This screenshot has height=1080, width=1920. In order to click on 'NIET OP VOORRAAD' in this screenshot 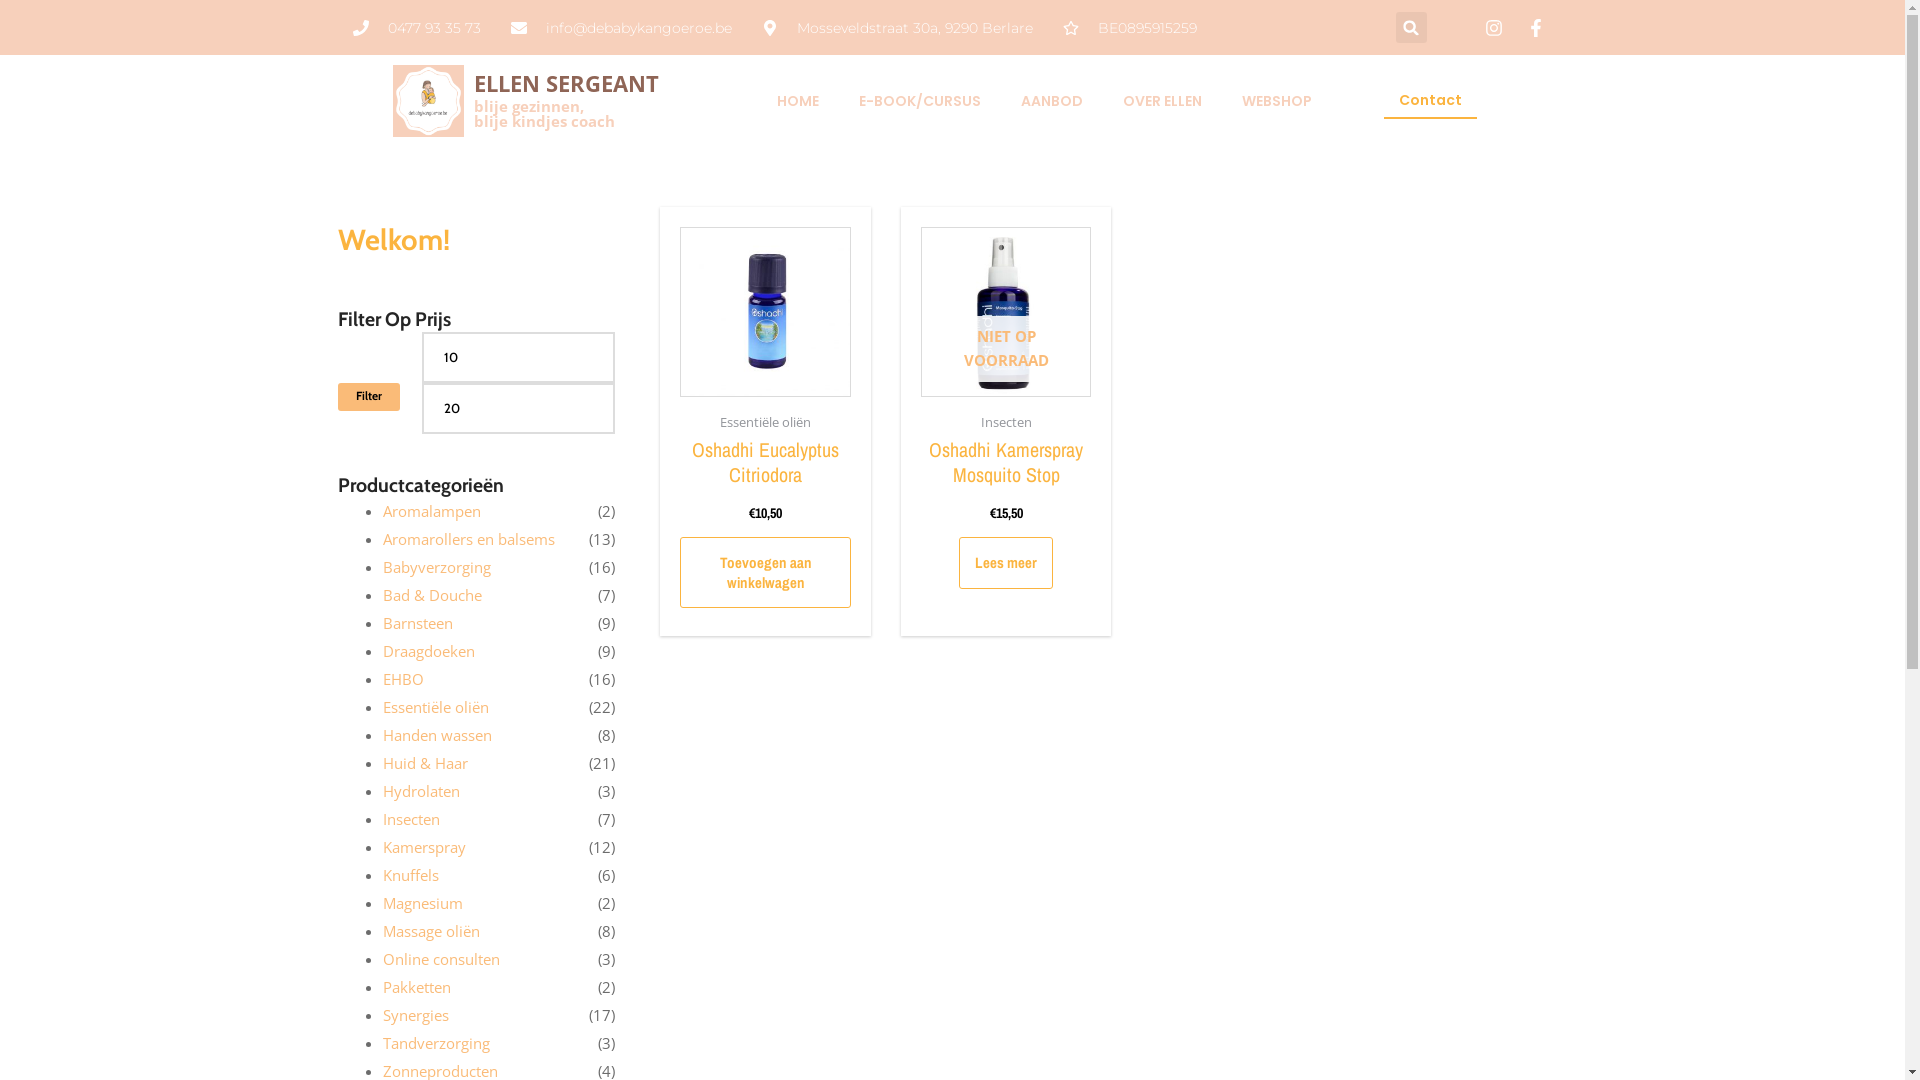, I will do `click(1006, 312)`.